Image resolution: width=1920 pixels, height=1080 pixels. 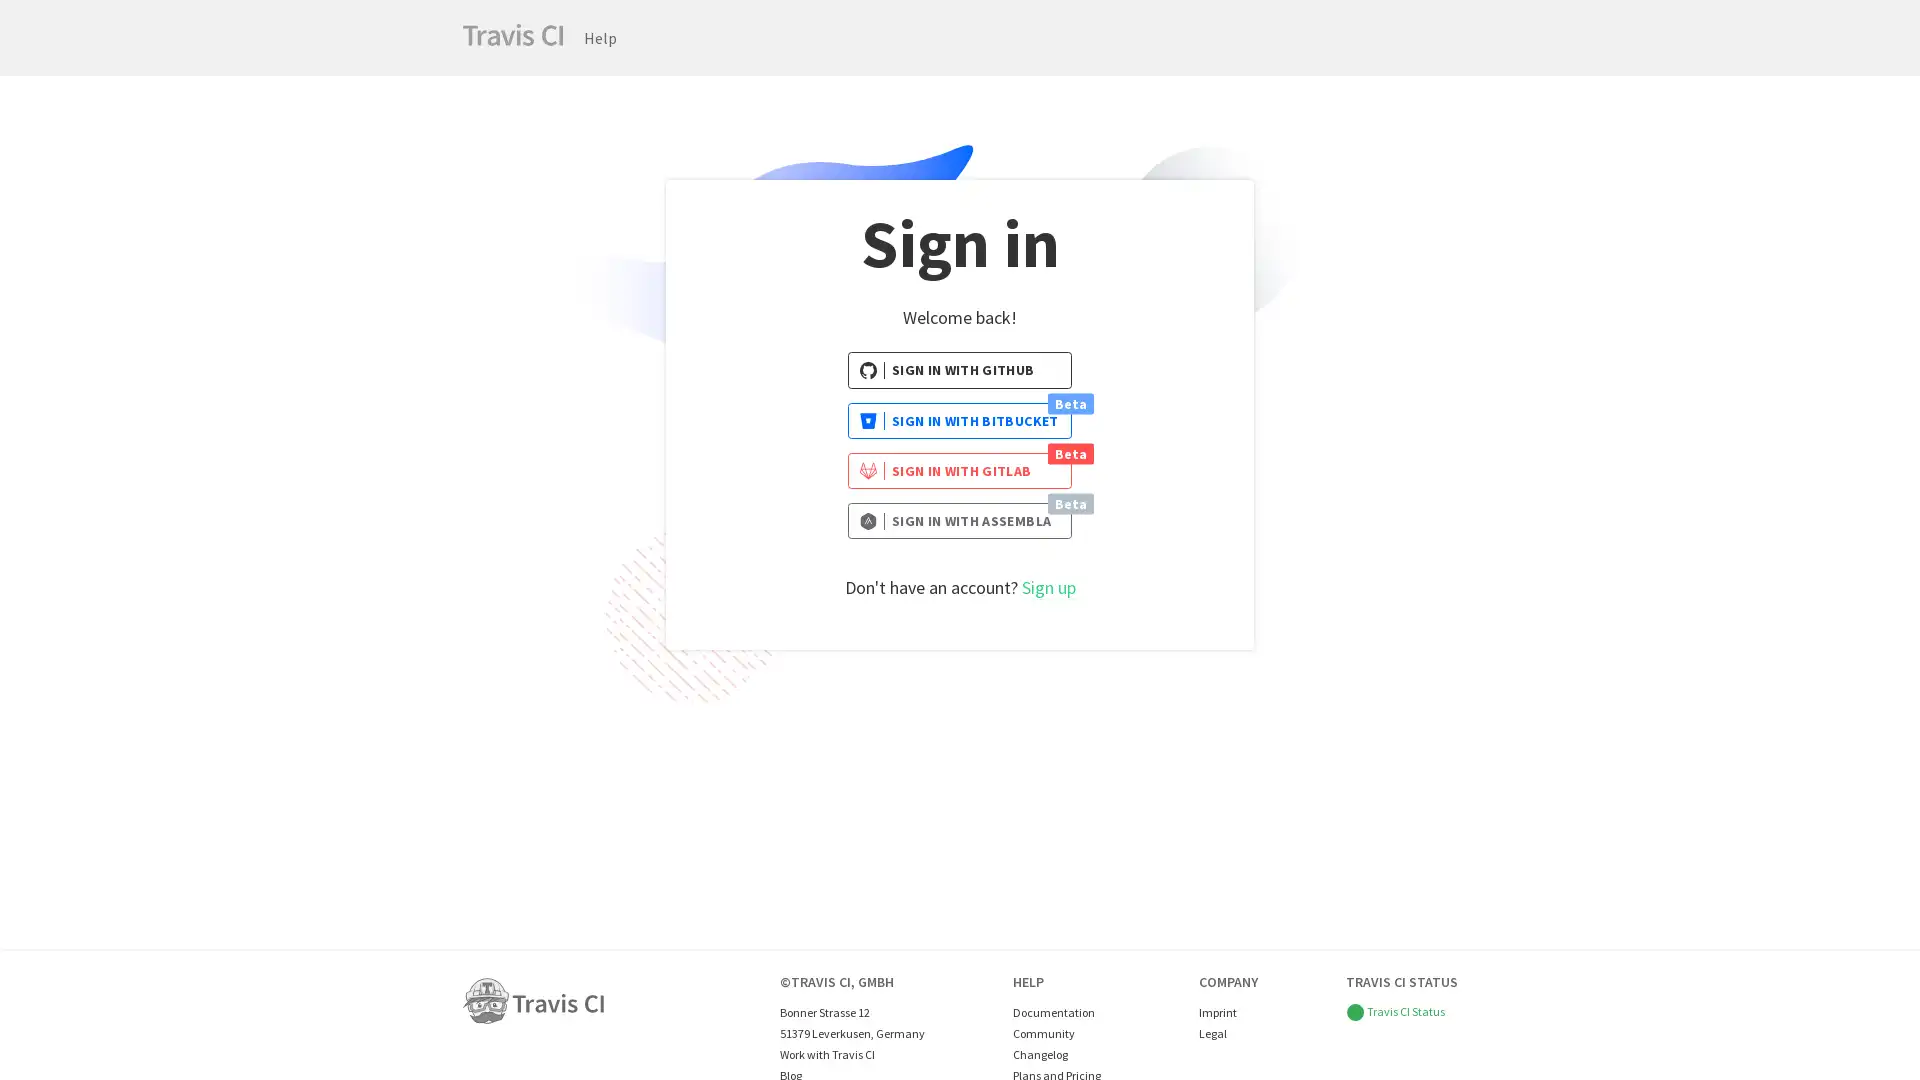 I want to click on SIGN IN WITH GITHUB, so click(x=960, y=370).